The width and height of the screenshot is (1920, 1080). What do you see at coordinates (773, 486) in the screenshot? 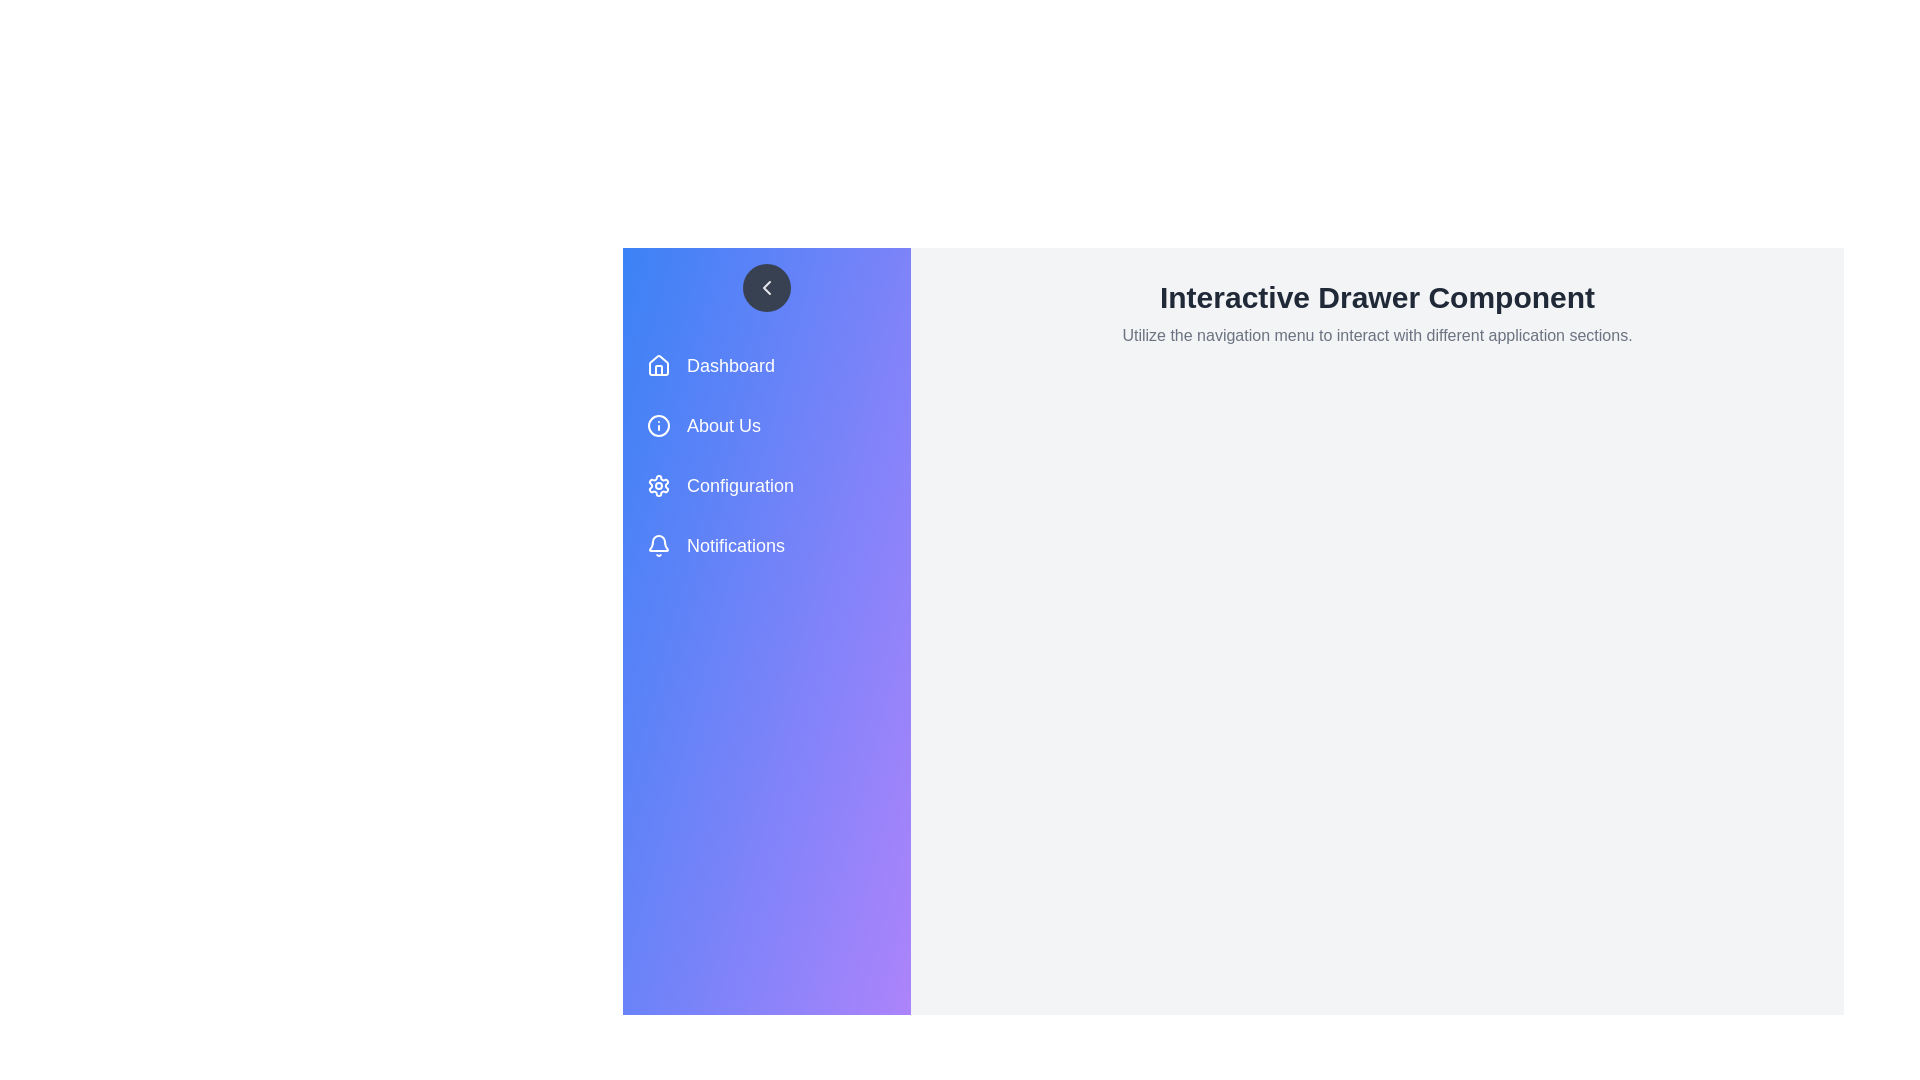
I see `the third entry in the navigation menu` at bounding box center [773, 486].